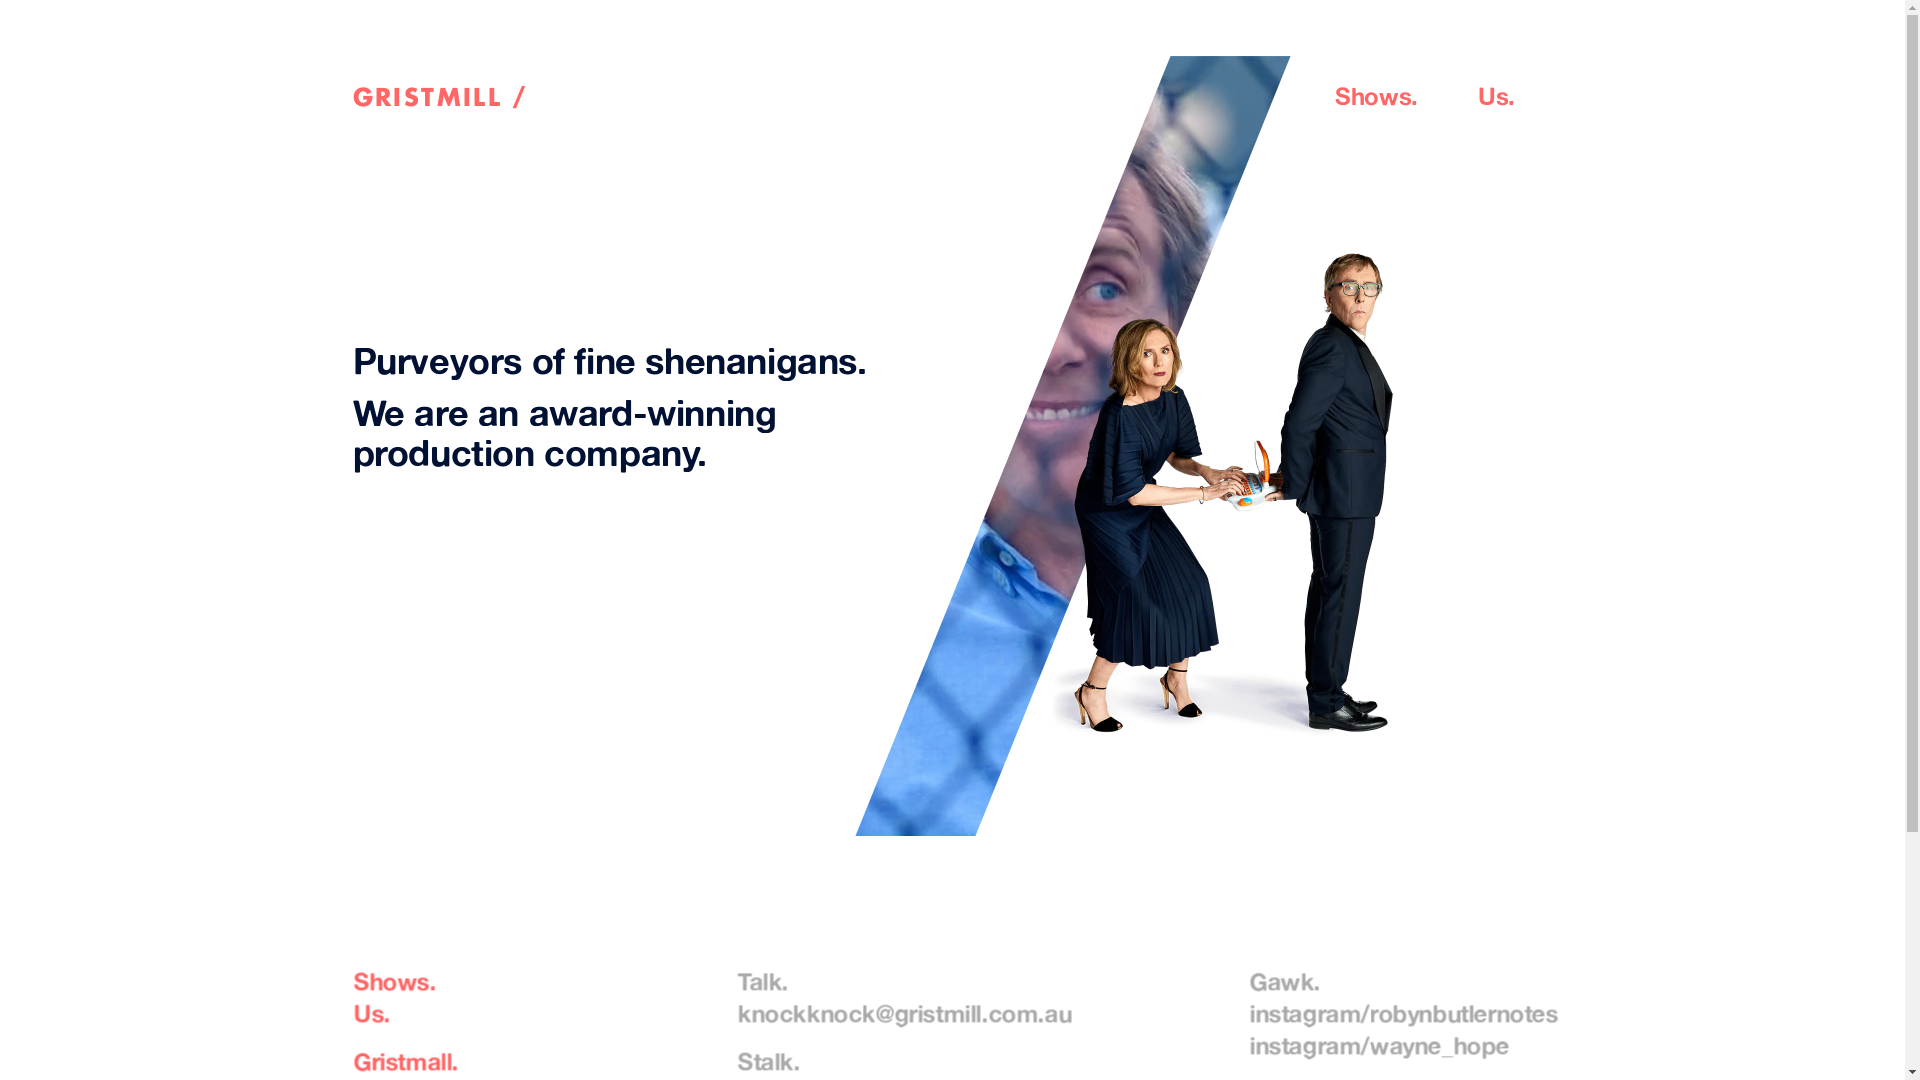 The image size is (1920, 1080). Describe the element at coordinates (1371, 96) in the screenshot. I see `'Shows'` at that location.